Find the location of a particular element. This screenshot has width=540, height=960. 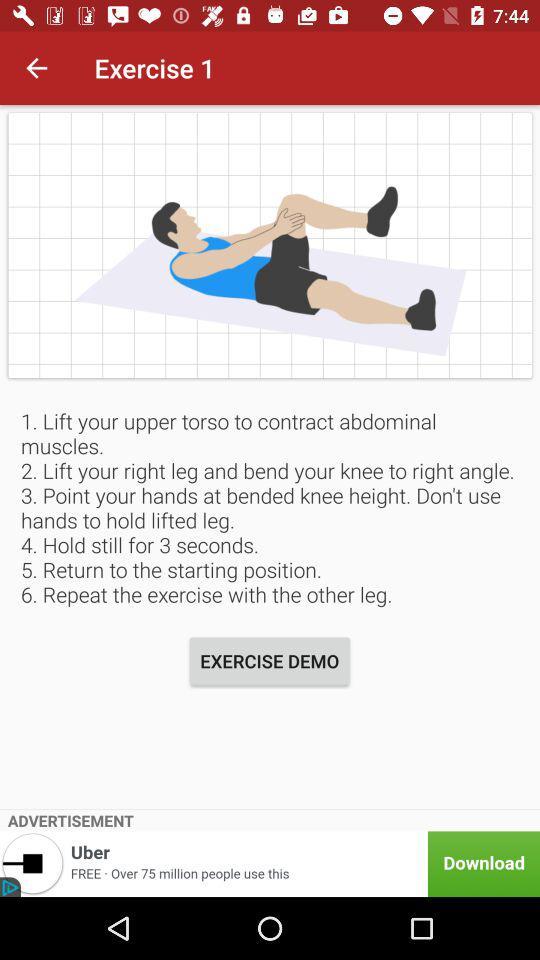

item below advertisement item is located at coordinates (270, 863).